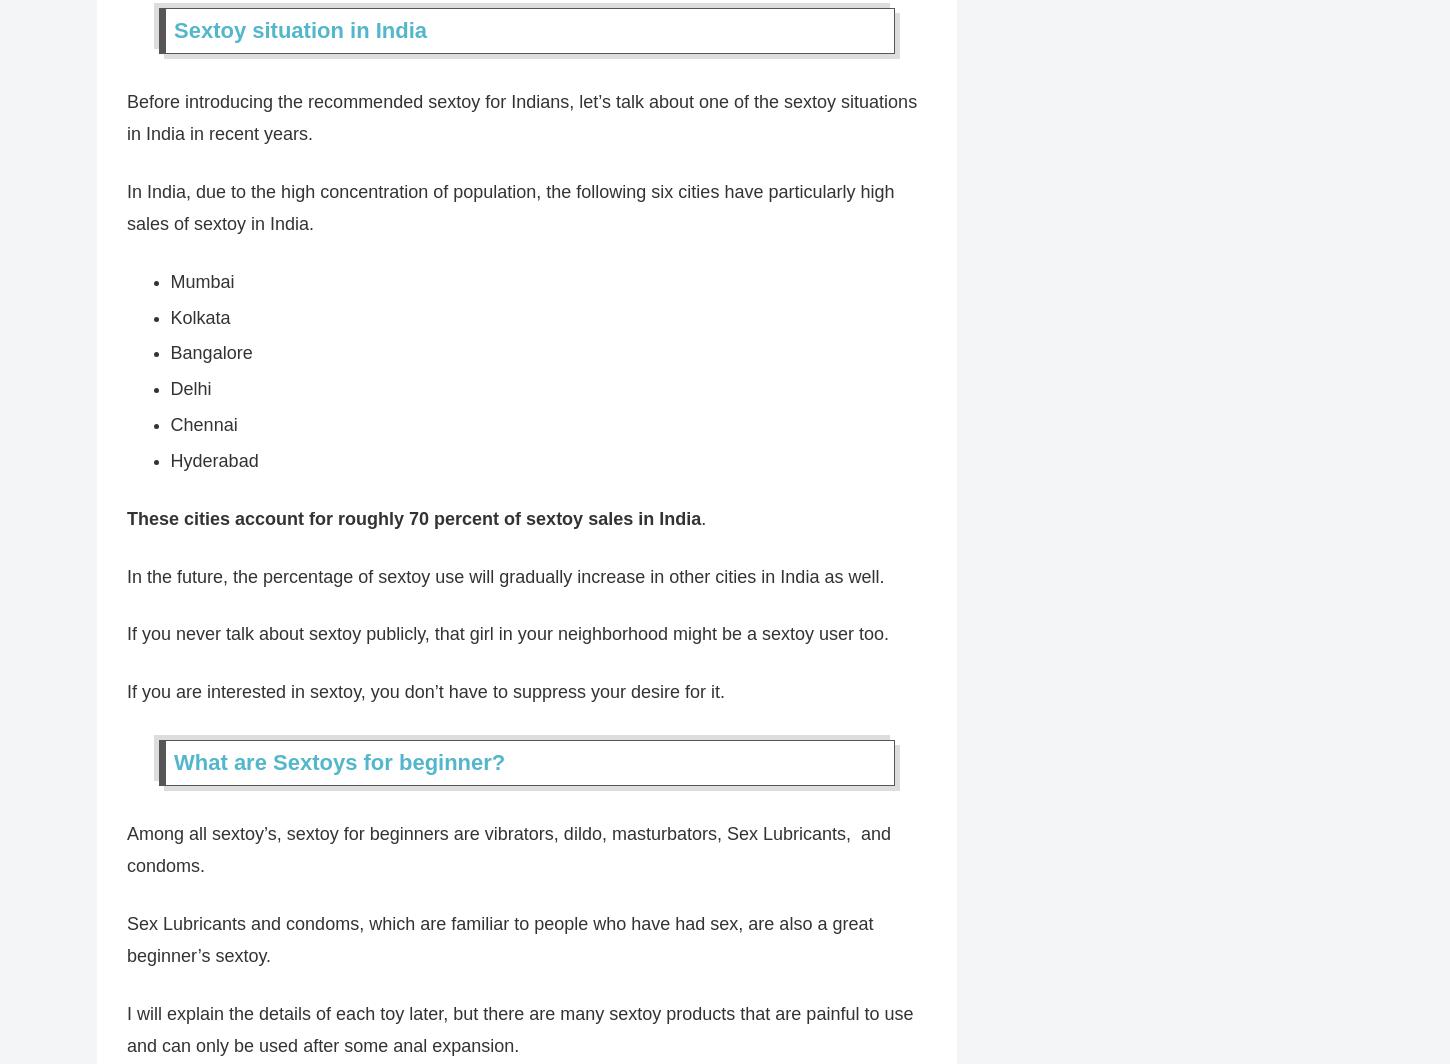 The image size is (1450, 1064). What do you see at coordinates (213, 461) in the screenshot?
I see `'Hyderabad'` at bounding box center [213, 461].